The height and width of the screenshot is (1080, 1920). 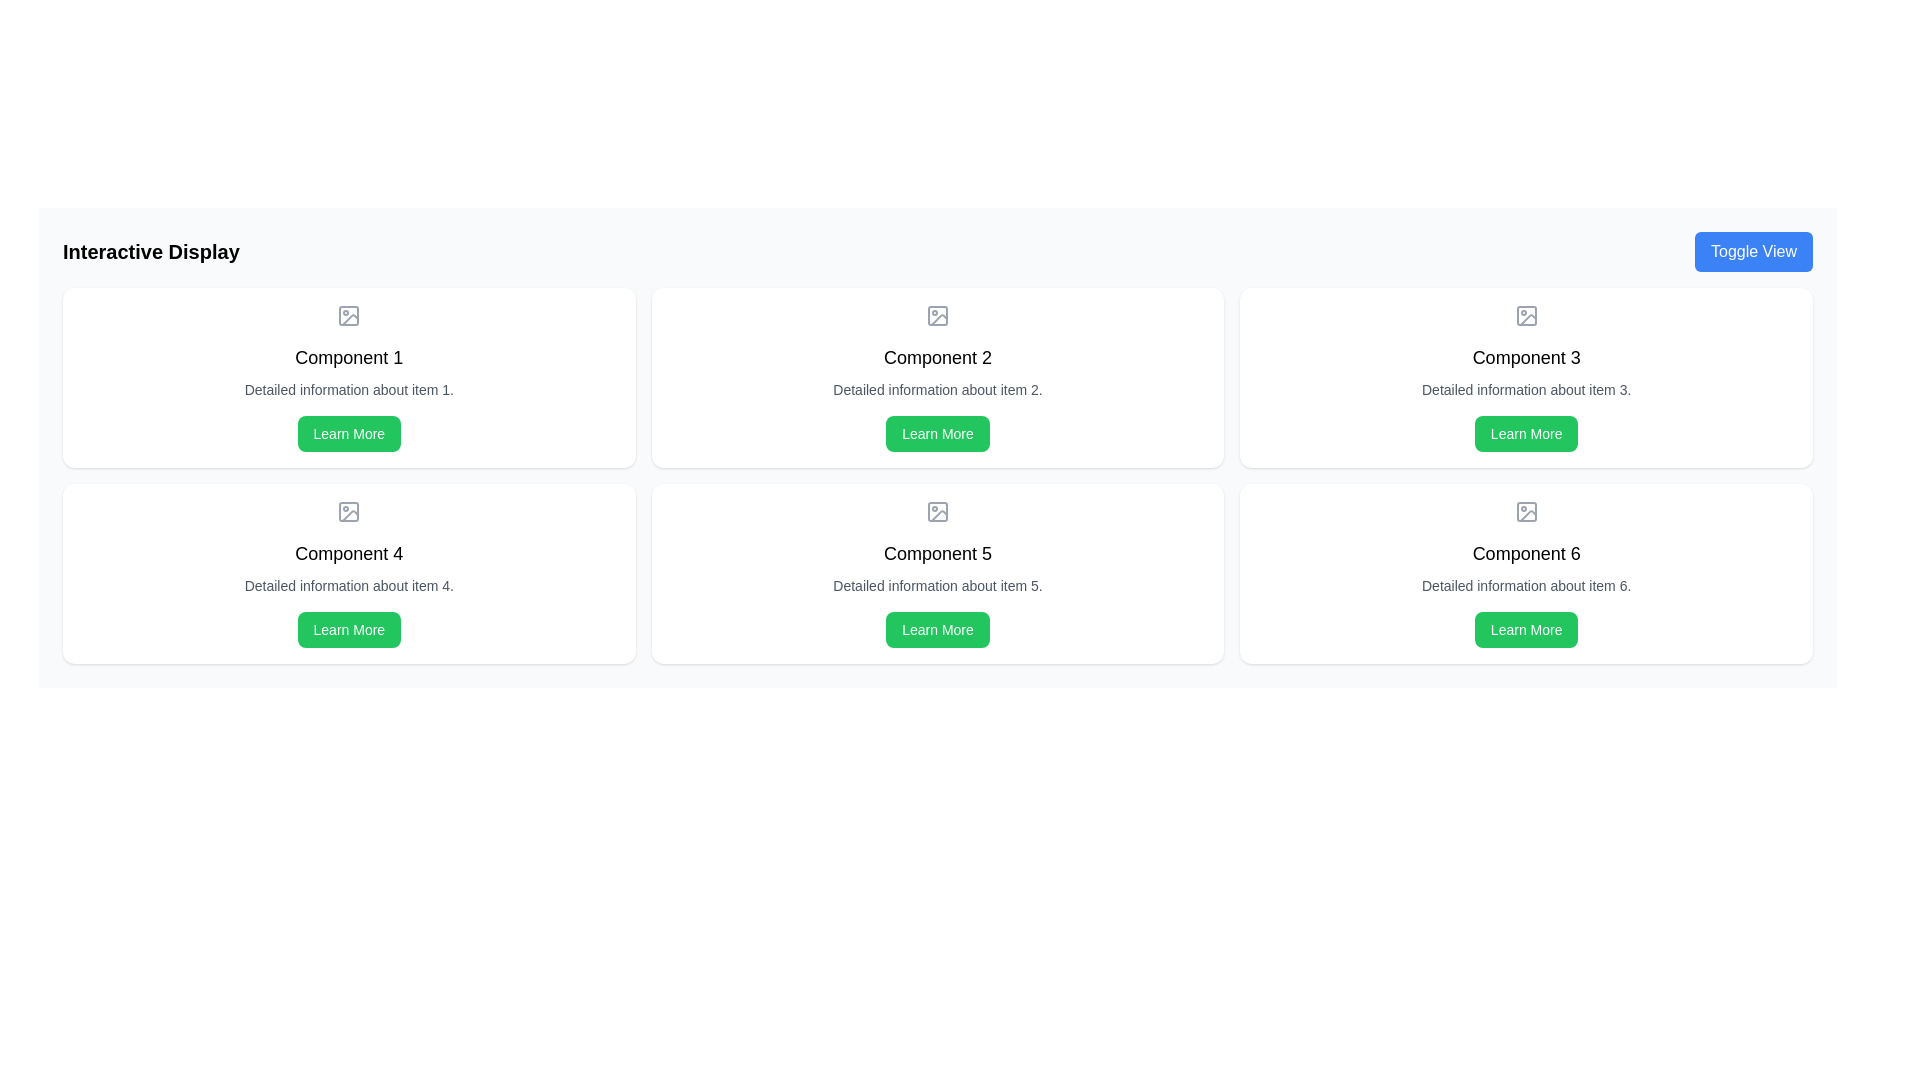 What do you see at coordinates (349, 433) in the screenshot?
I see `the 'Learn More' button, which is the first button in the top row of a grid layout` at bounding box center [349, 433].